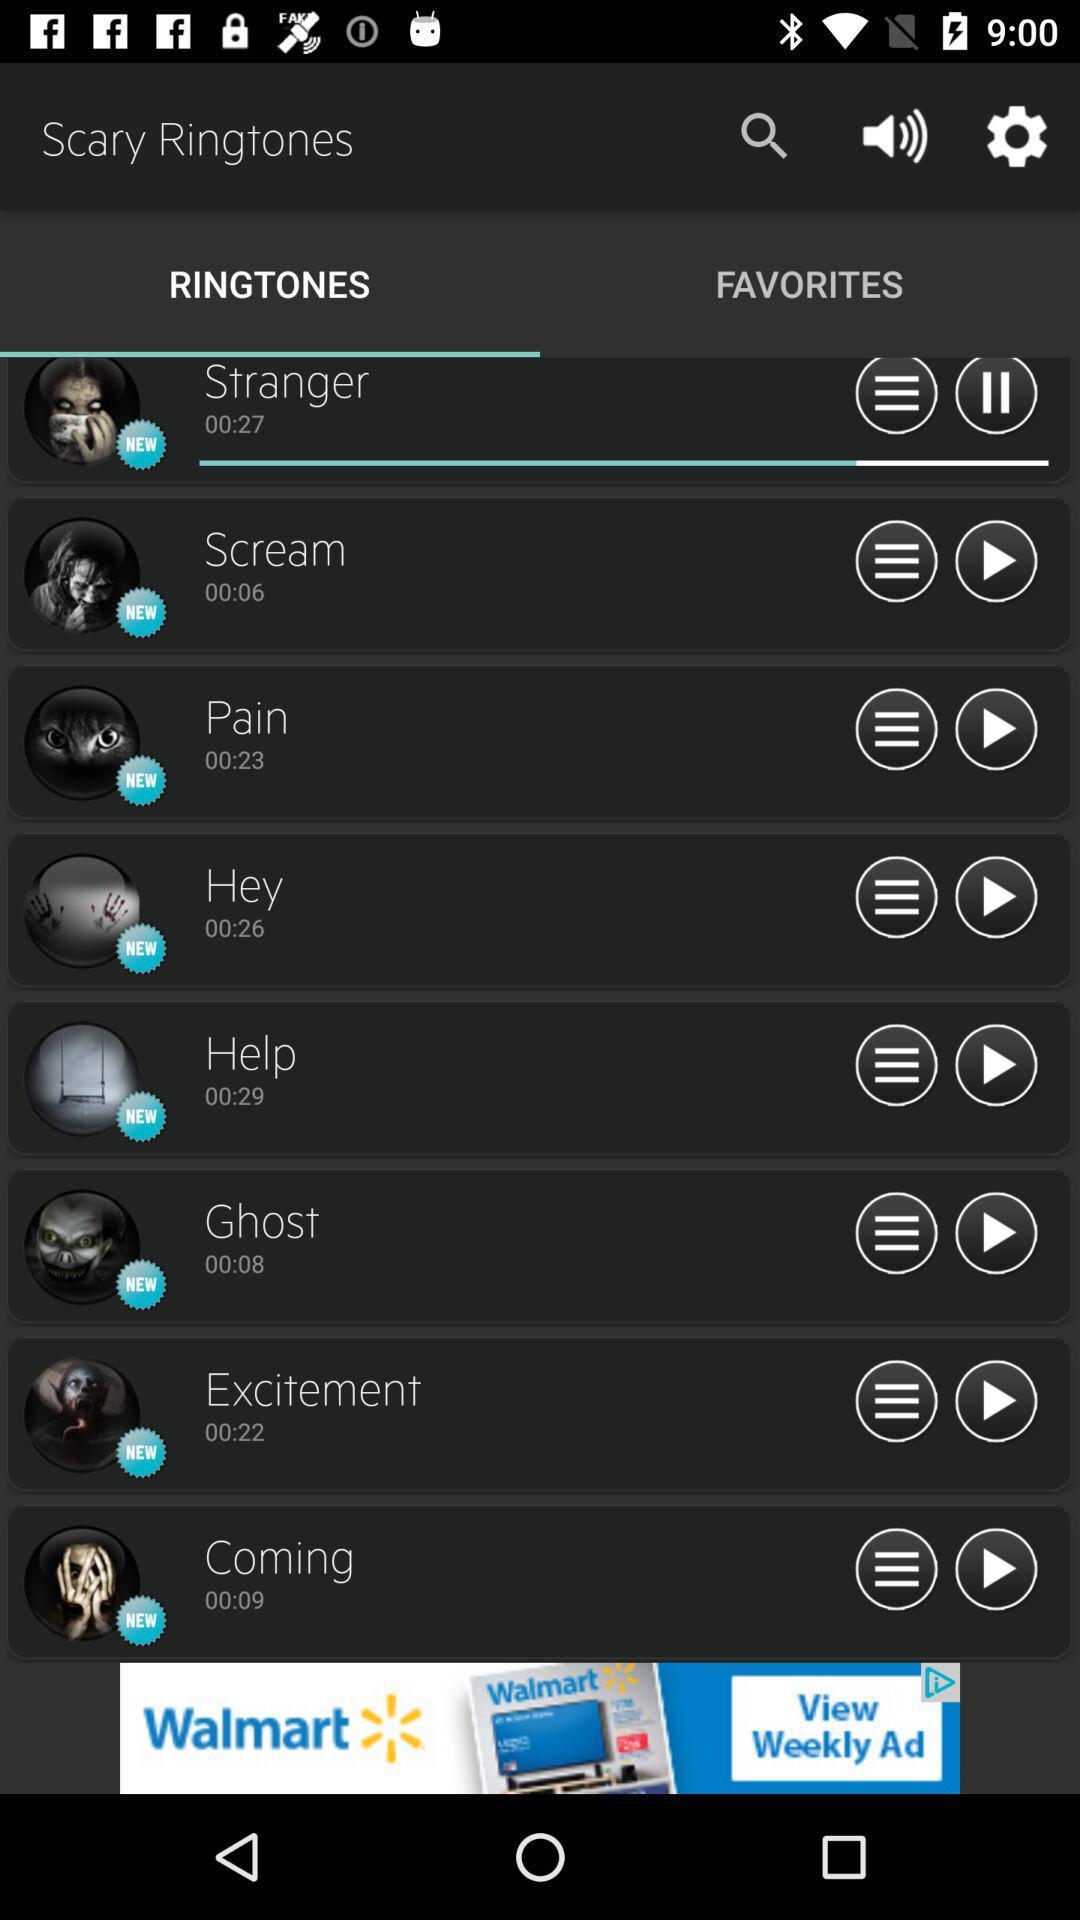 The image size is (1080, 1920). I want to click on menu option, so click(895, 1233).